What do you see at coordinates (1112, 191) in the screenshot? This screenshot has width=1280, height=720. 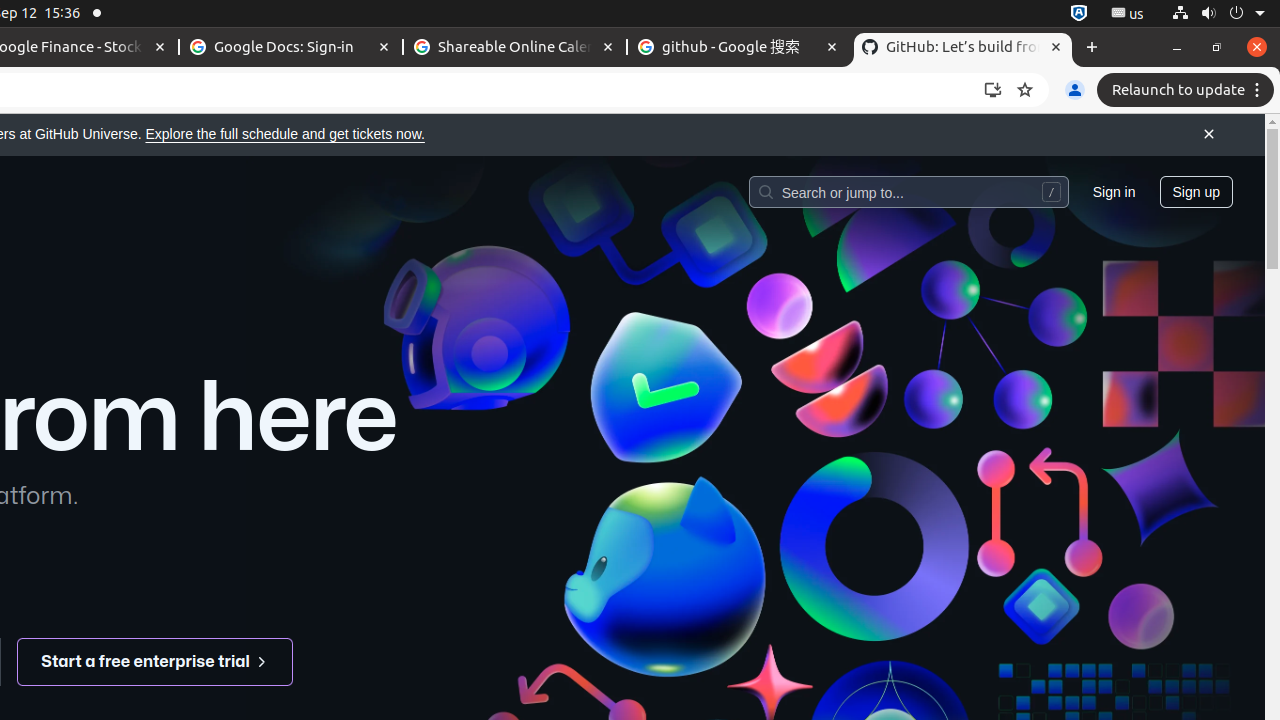 I see `'Sign in'` at bounding box center [1112, 191].